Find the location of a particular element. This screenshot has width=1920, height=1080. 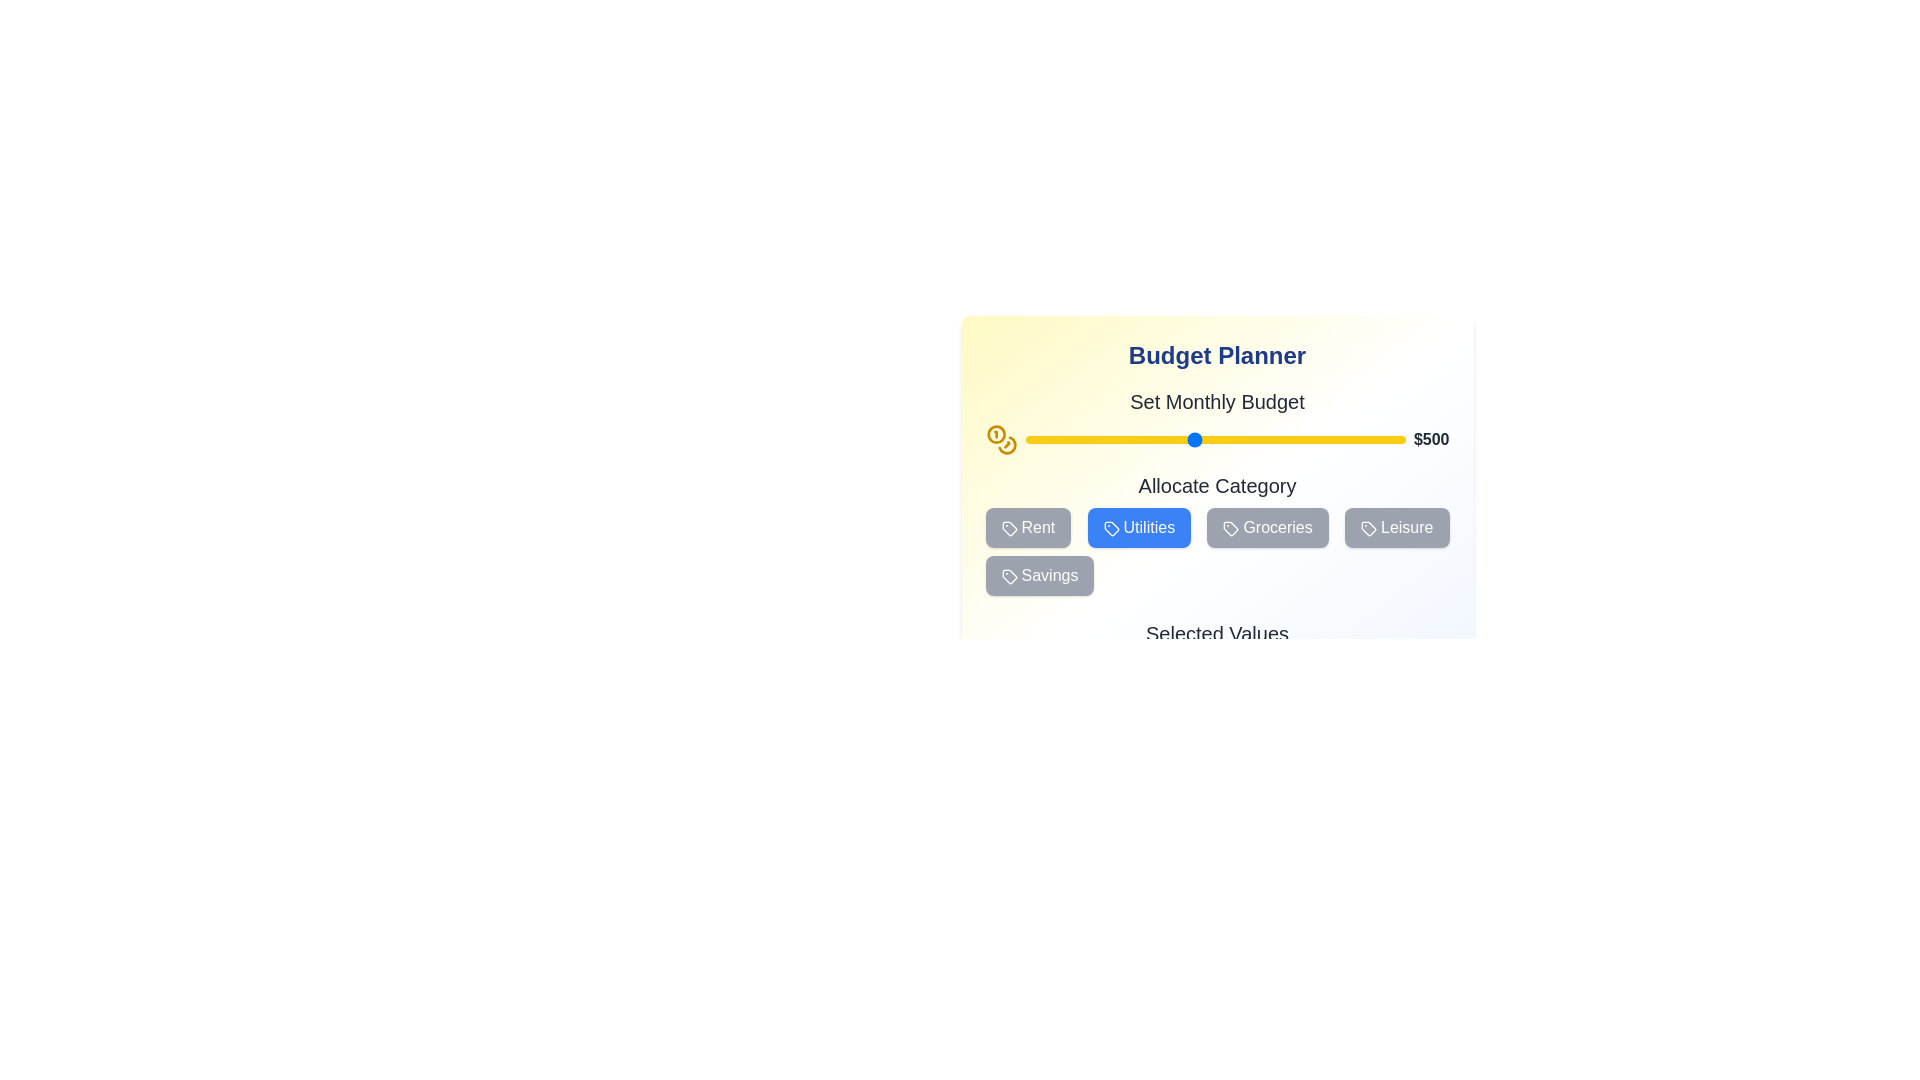

the header element containing the text 'Allocate Category', styled in bold black font on a white background is located at coordinates (1216, 486).